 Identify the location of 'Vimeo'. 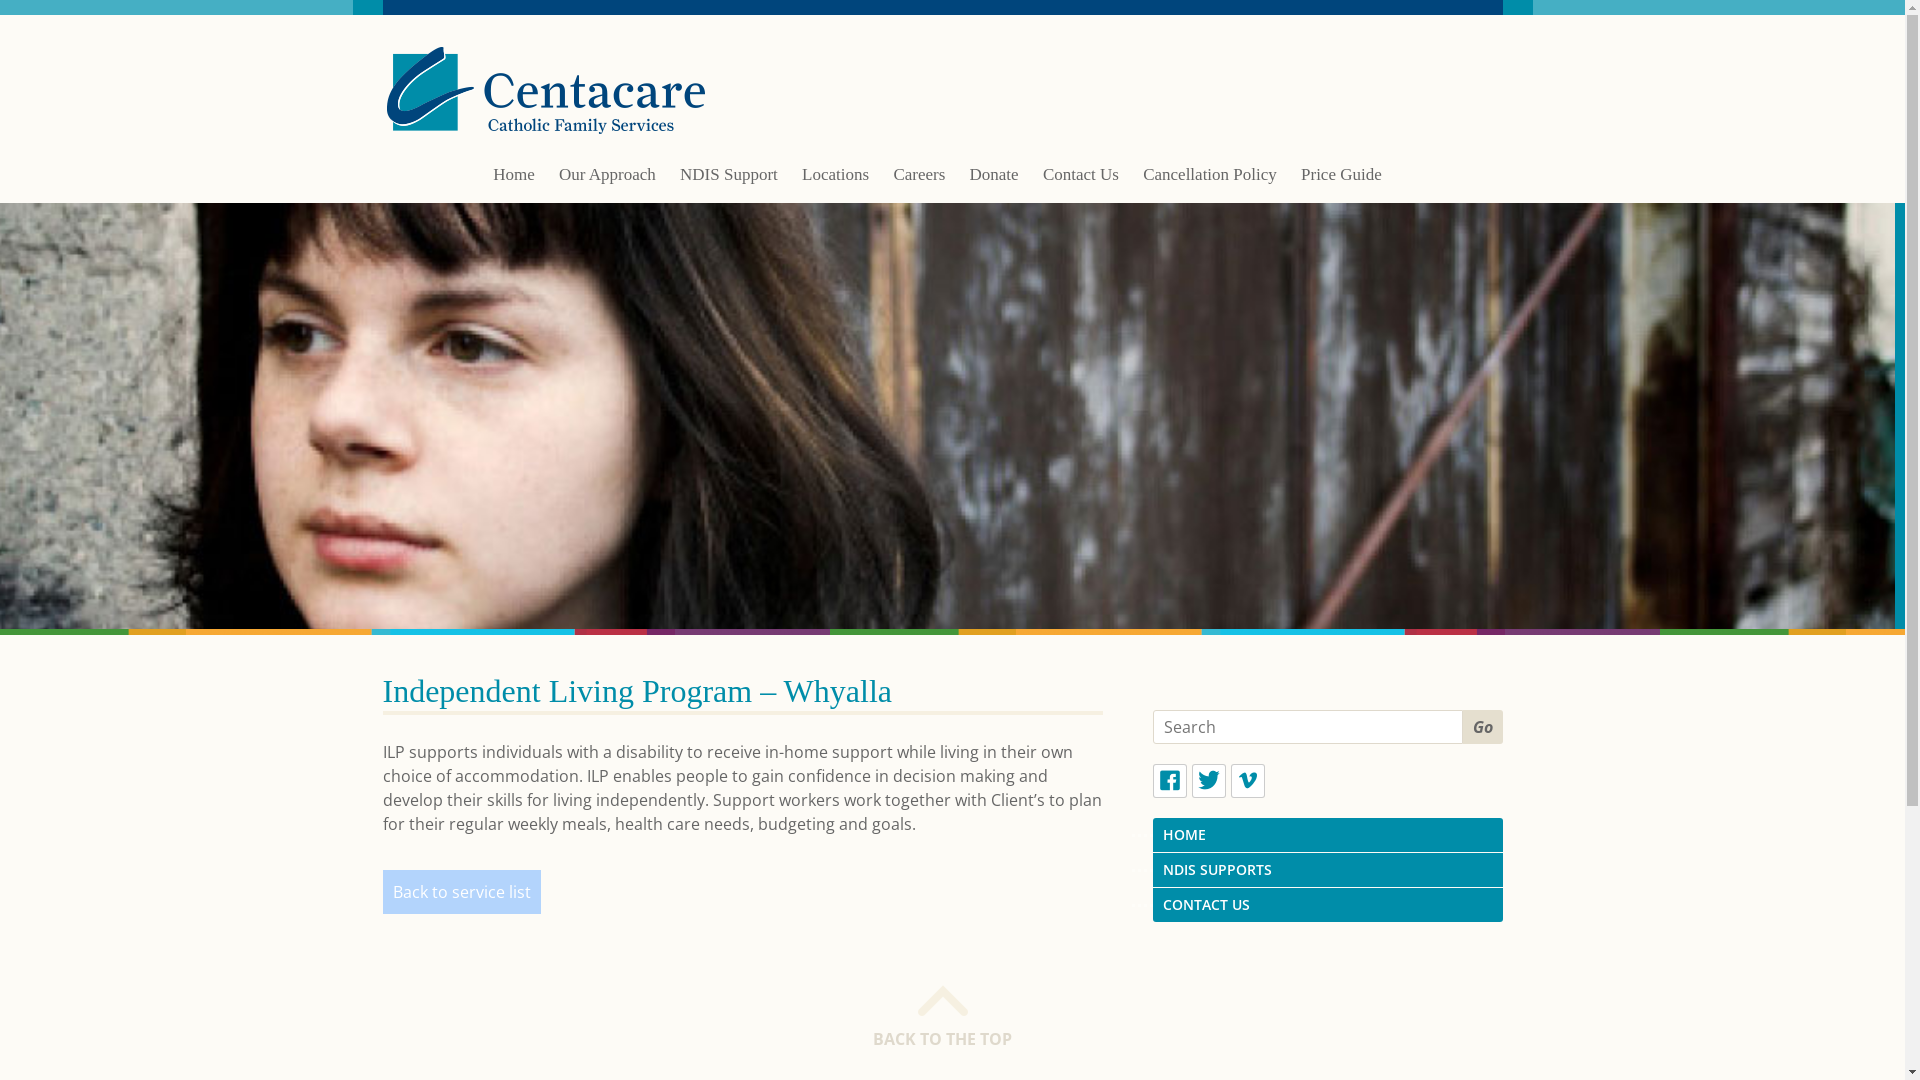
(1228, 779).